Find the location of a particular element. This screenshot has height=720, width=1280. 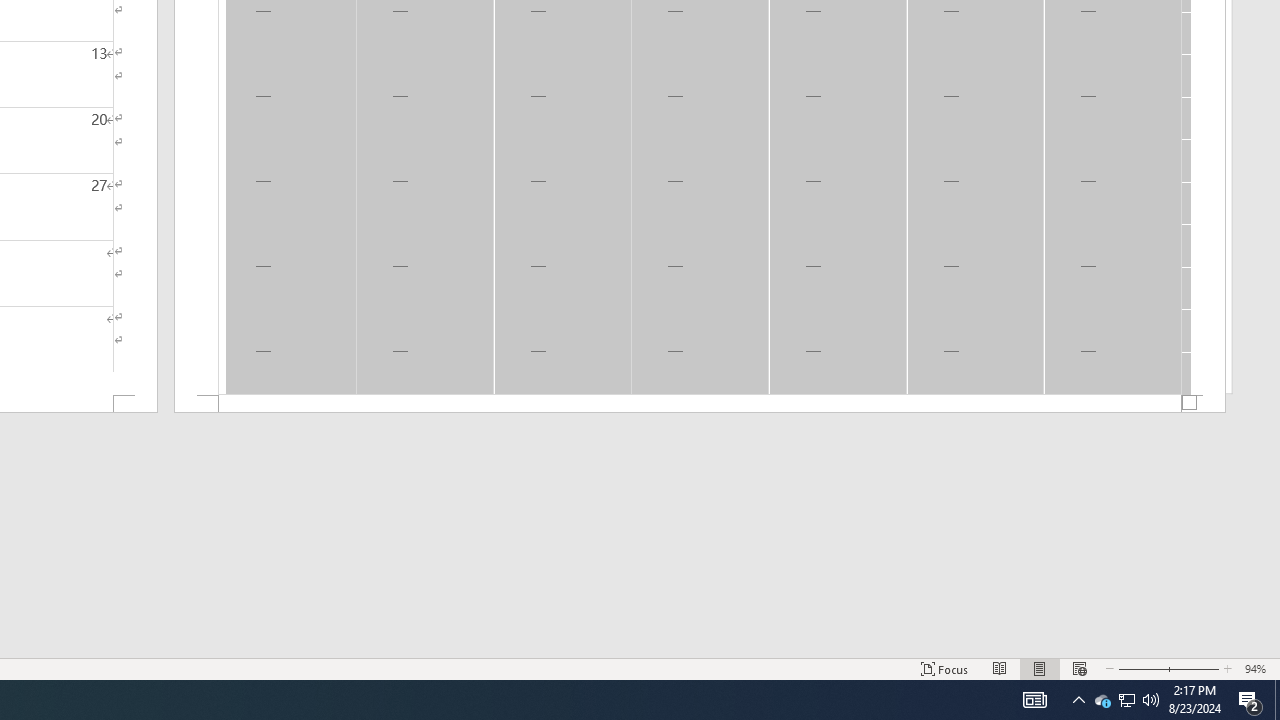

'Web Layout' is located at coordinates (1078, 669).